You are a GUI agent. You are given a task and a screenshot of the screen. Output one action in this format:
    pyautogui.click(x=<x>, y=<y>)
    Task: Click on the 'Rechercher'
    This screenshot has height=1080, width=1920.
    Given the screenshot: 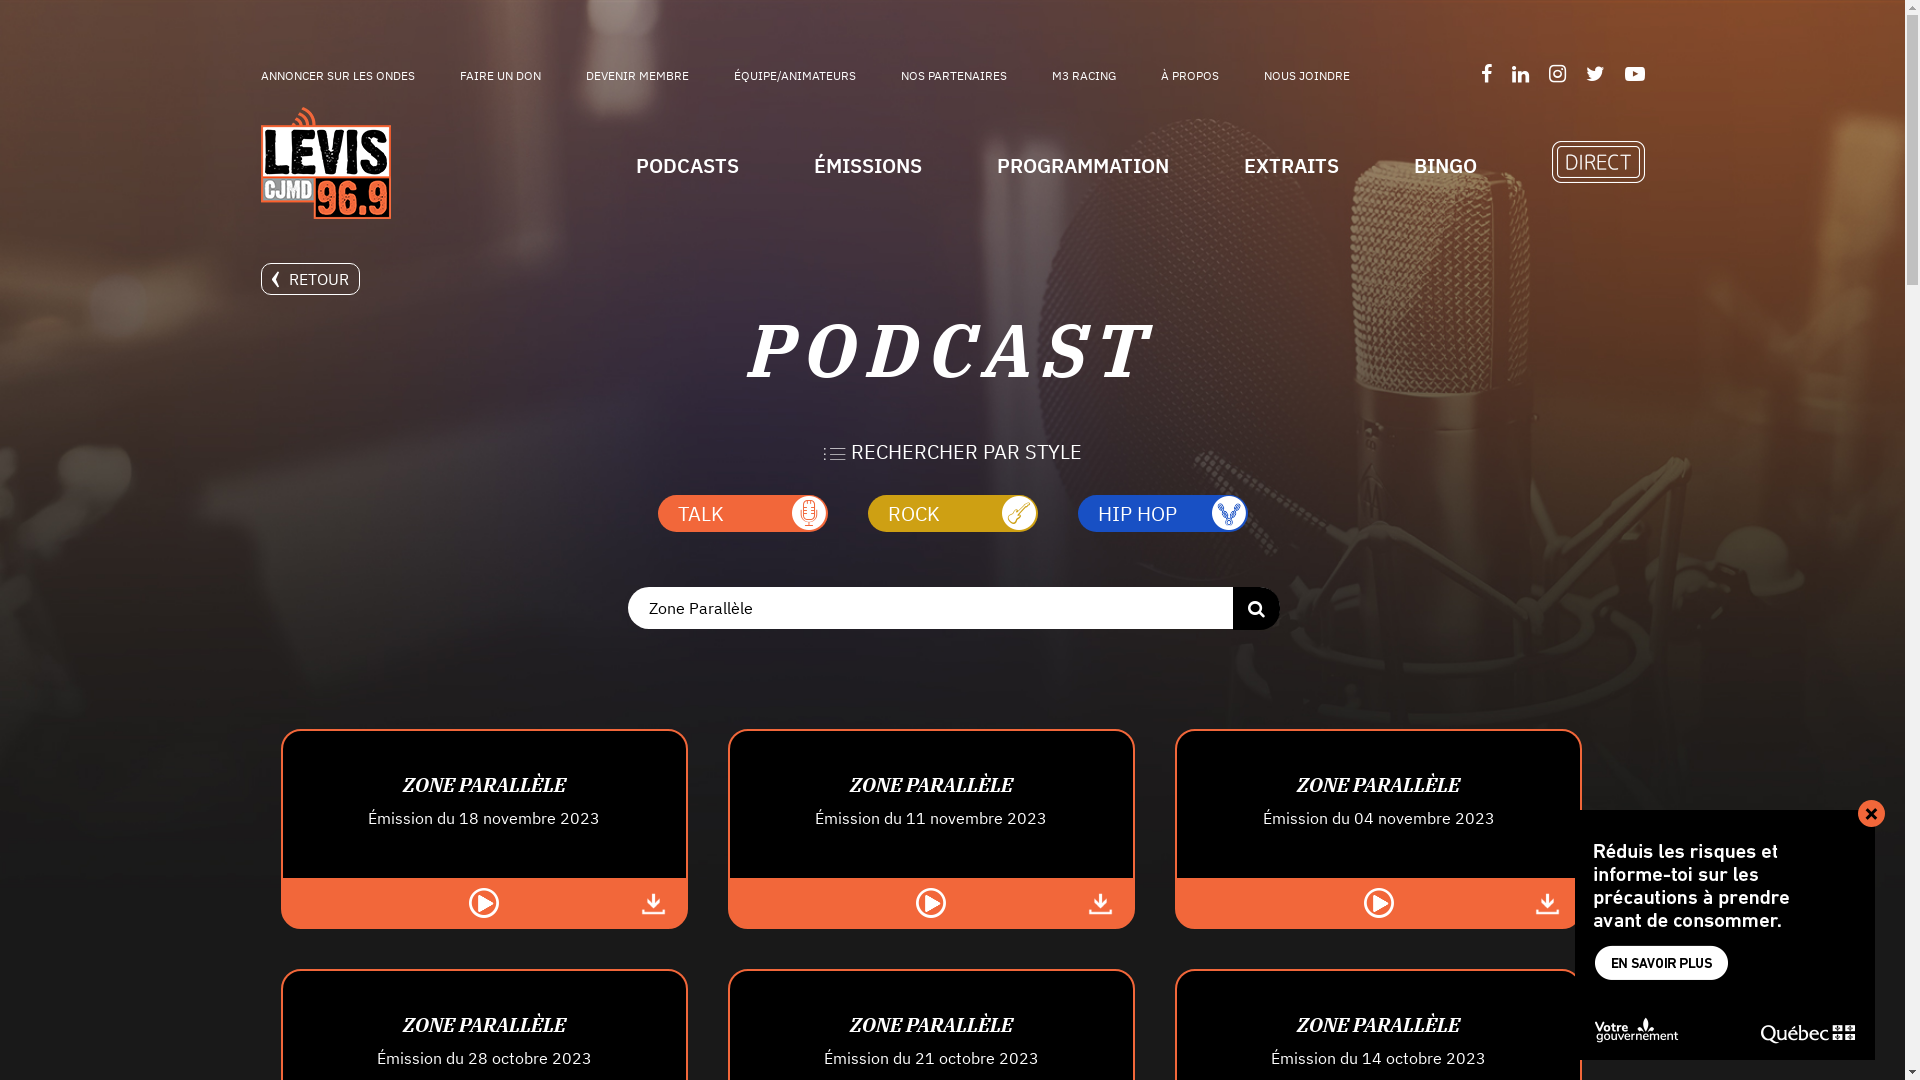 What is the action you would take?
    pyautogui.click(x=1254, y=607)
    